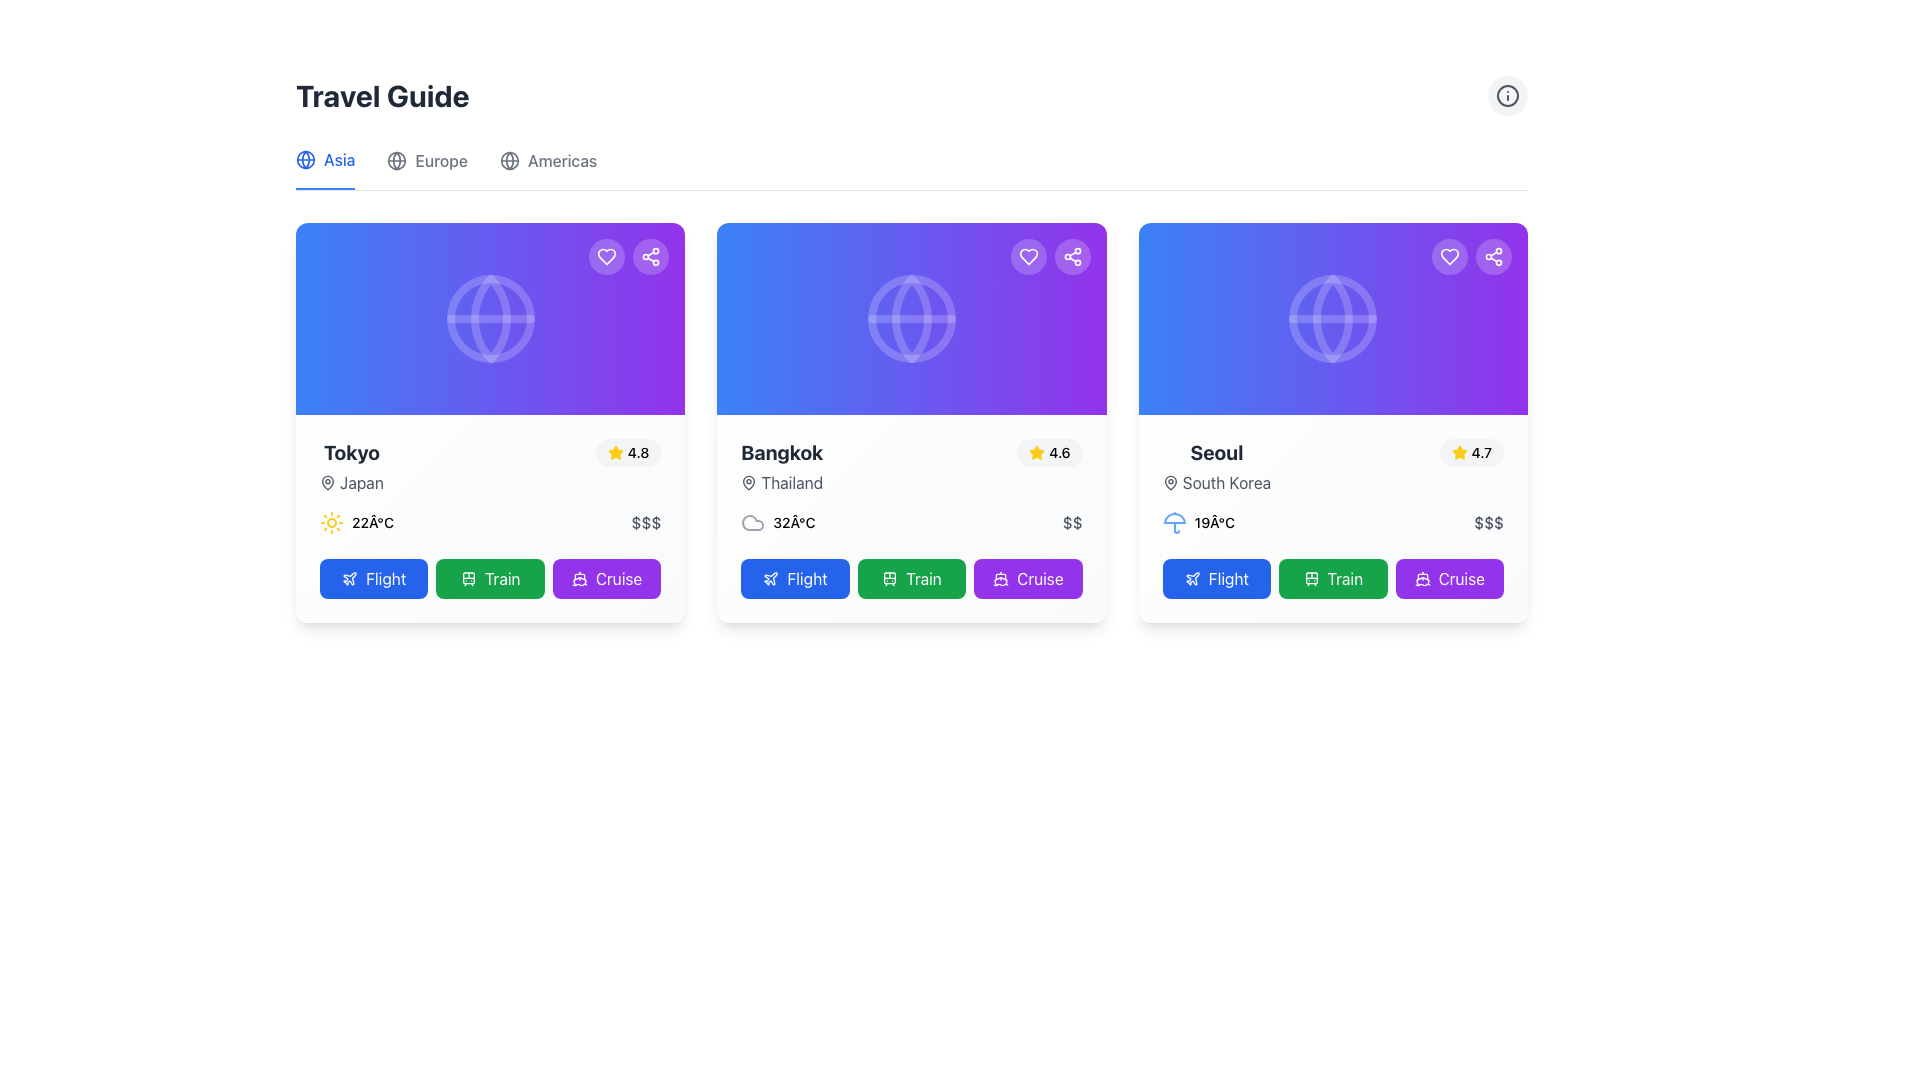 The image size is (1920, 1080). Describe the element at coordinates (1028, 578) in the screenshot. I see `the purple button with a ship icon and the text 'Cruise'` at that location.